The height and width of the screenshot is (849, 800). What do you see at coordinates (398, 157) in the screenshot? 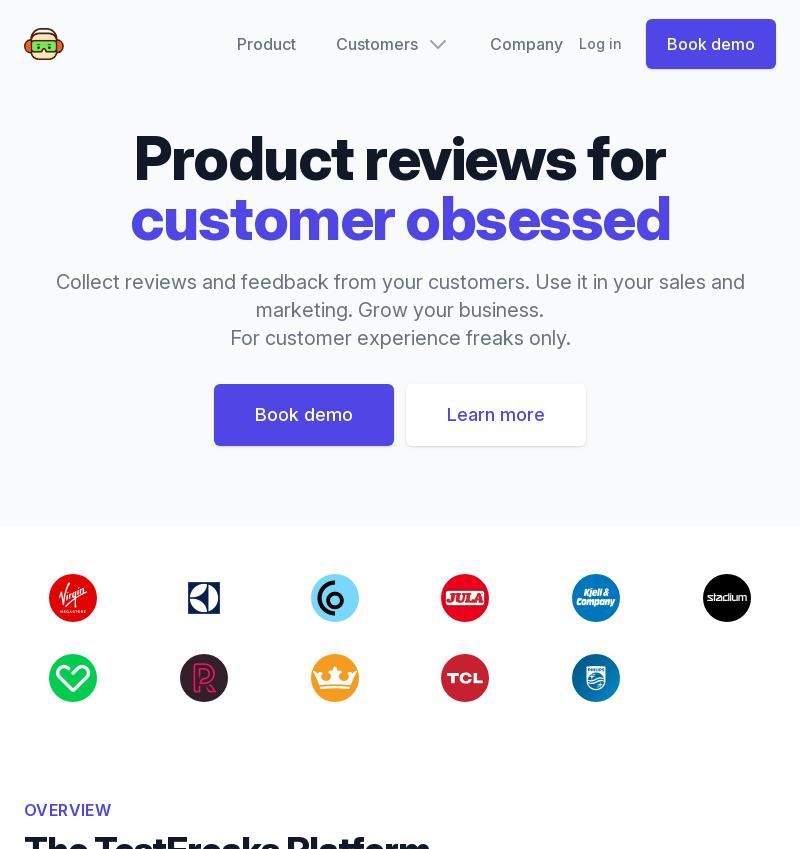
I see `'Product reviews for'` at bounding box center [398, 157].